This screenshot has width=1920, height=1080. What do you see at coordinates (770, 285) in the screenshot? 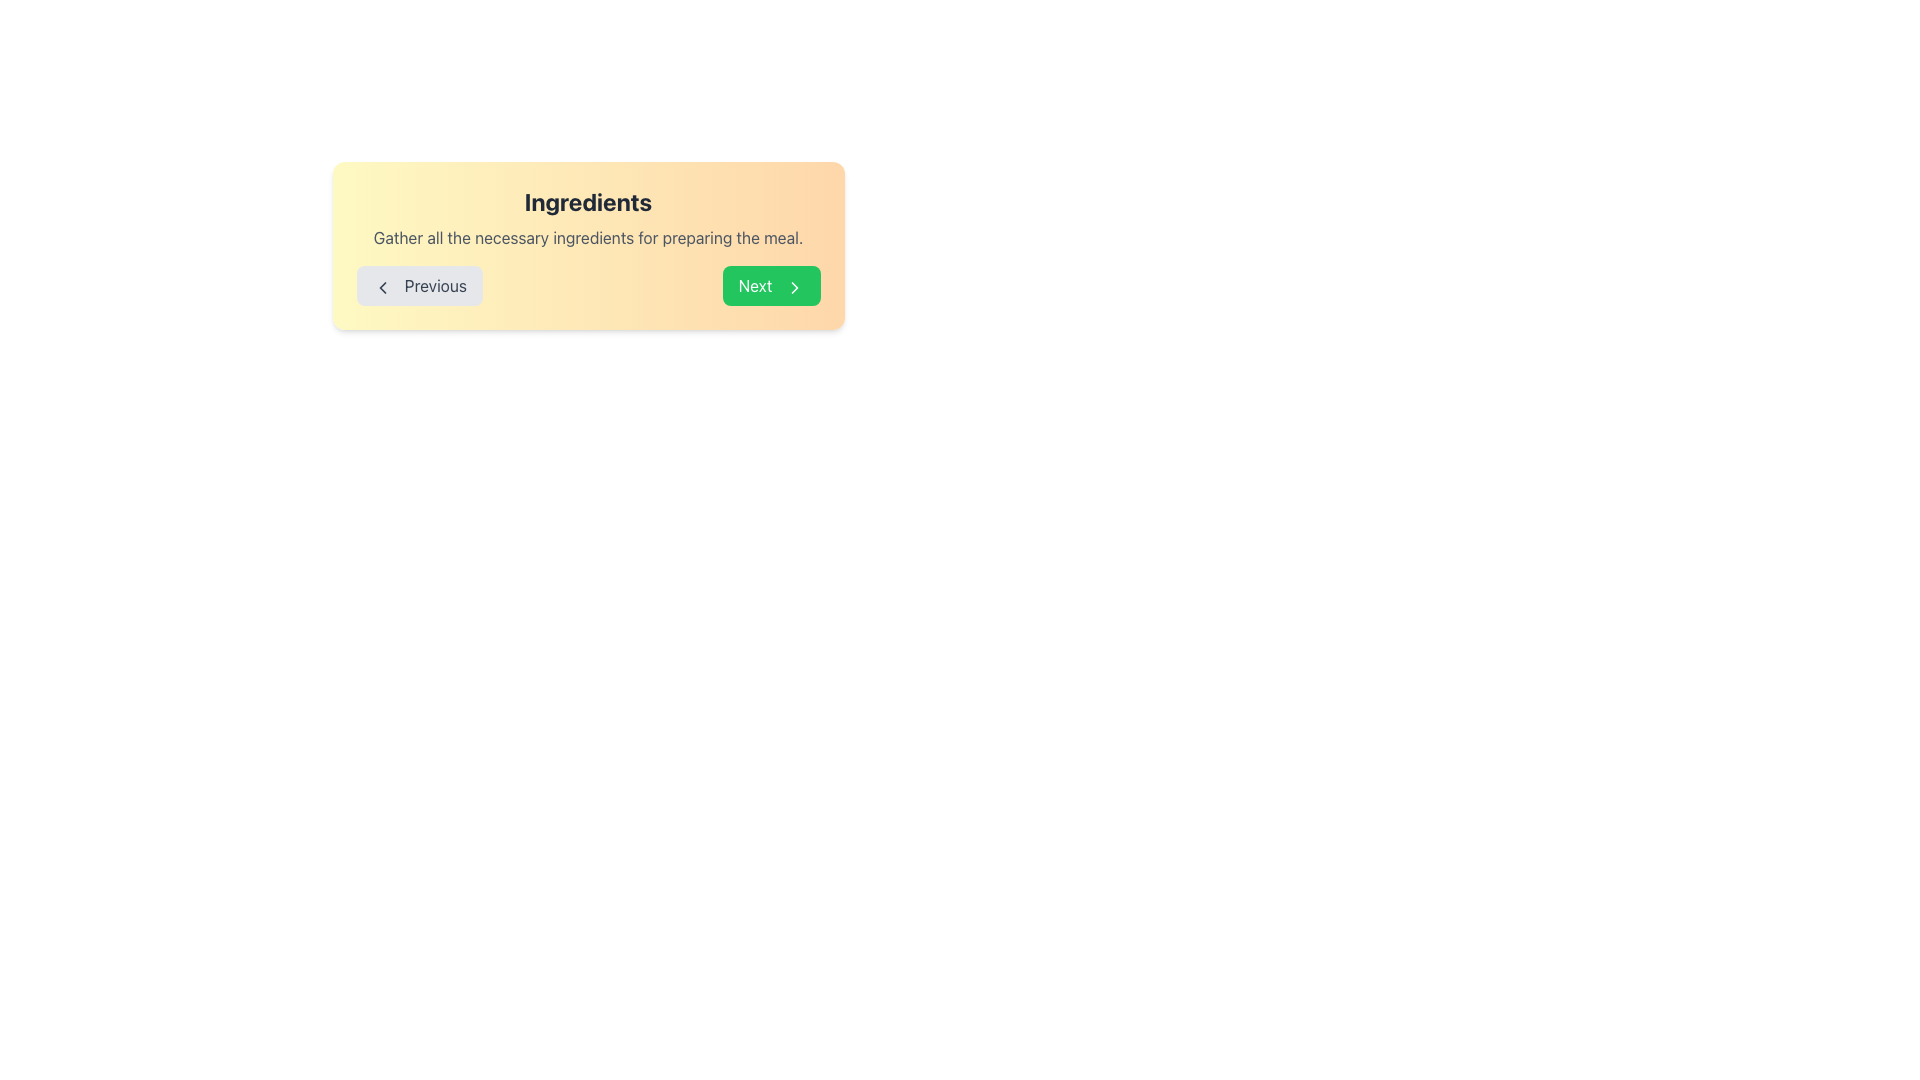
I see `the green rectangular button labeled 'Next' with a right-pointing arrow icon` at bounding box center [770, 285].